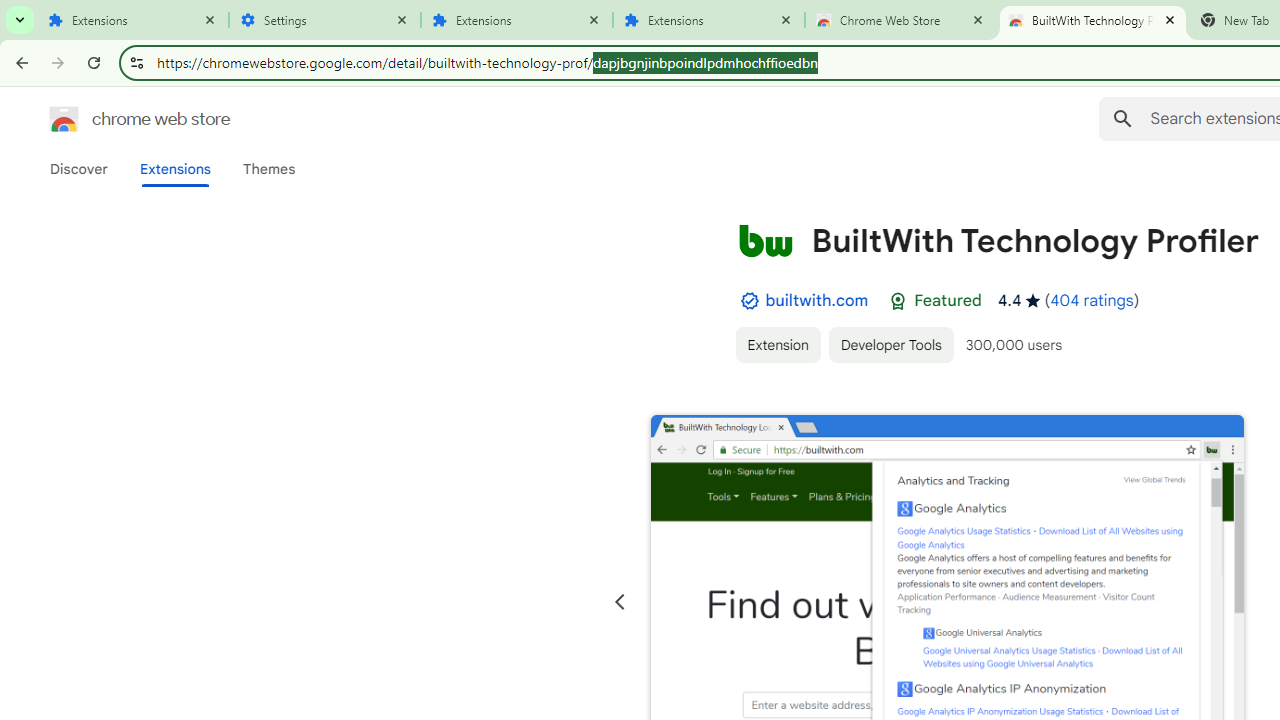 This screenshot has height=720, width=1280. Describe the element at coordinates (817, 300) in the screenshot. I see `'builtwith.com'` at that location.